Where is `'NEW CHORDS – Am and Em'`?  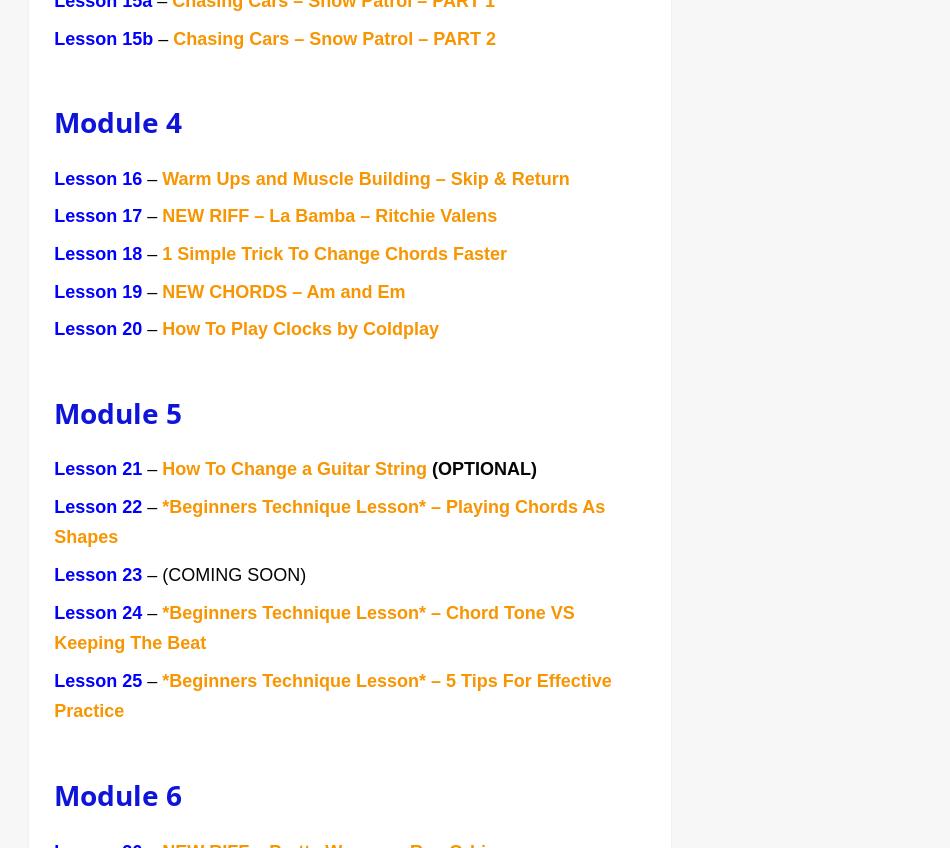 'NEW CHORDS – Am and Em' is located at coordinates (282, 294).